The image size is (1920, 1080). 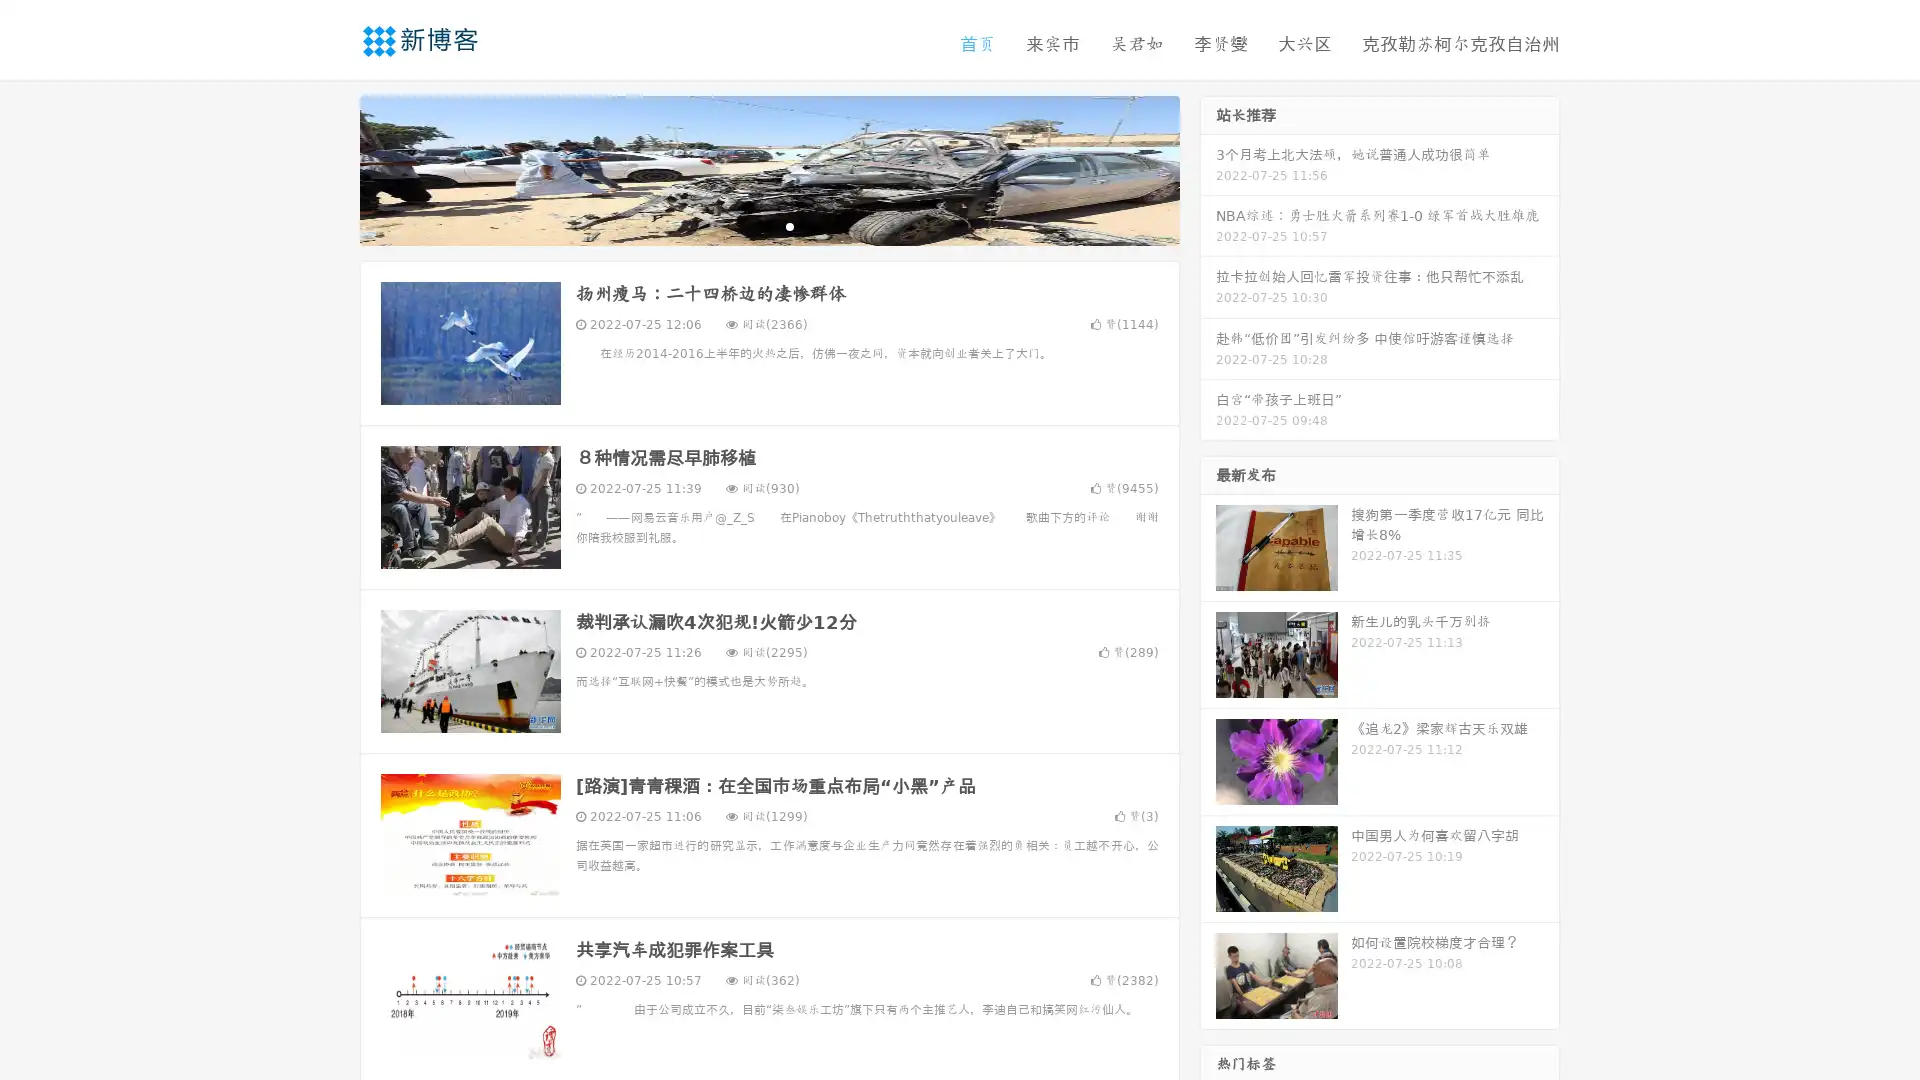 I want to click on Go to slide 3, so click(x=789, y=225).